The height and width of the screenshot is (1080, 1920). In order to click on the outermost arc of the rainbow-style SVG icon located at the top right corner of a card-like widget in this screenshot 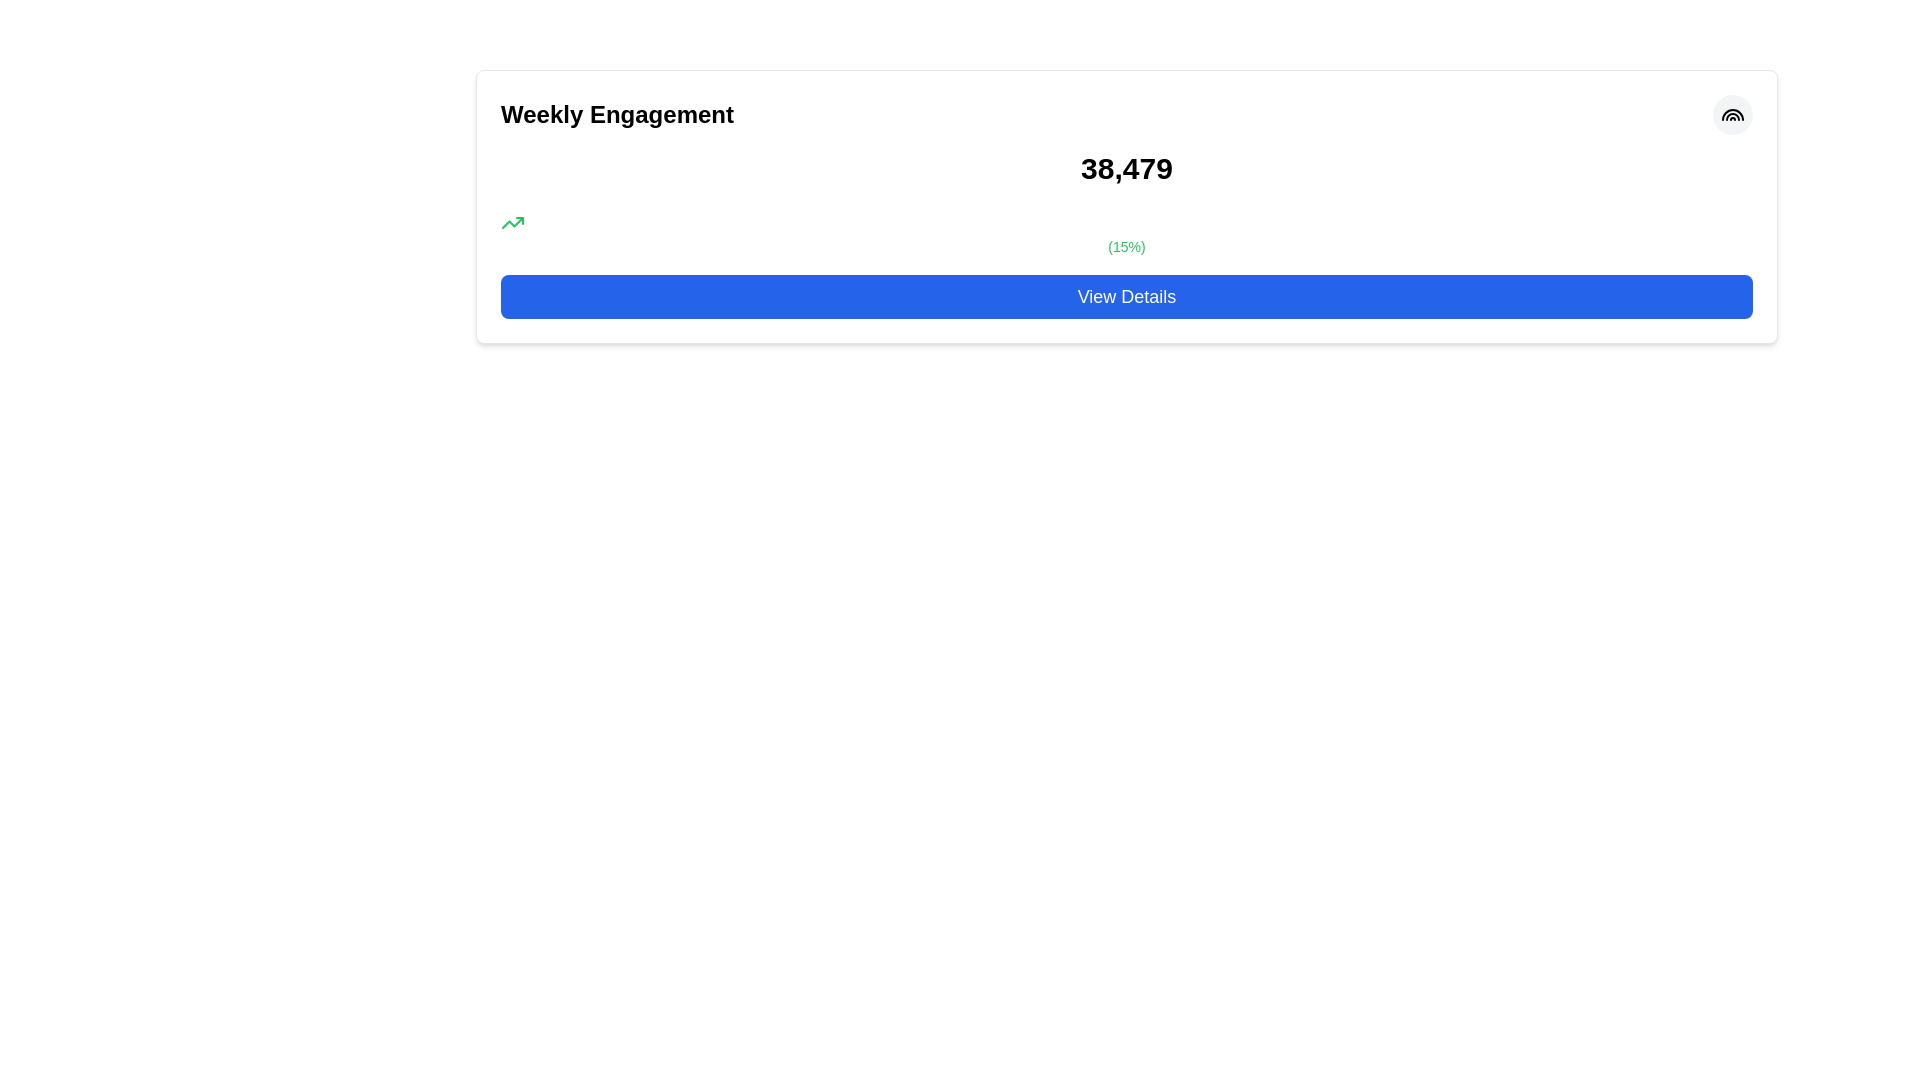, I will do `click(1731, 115)`.